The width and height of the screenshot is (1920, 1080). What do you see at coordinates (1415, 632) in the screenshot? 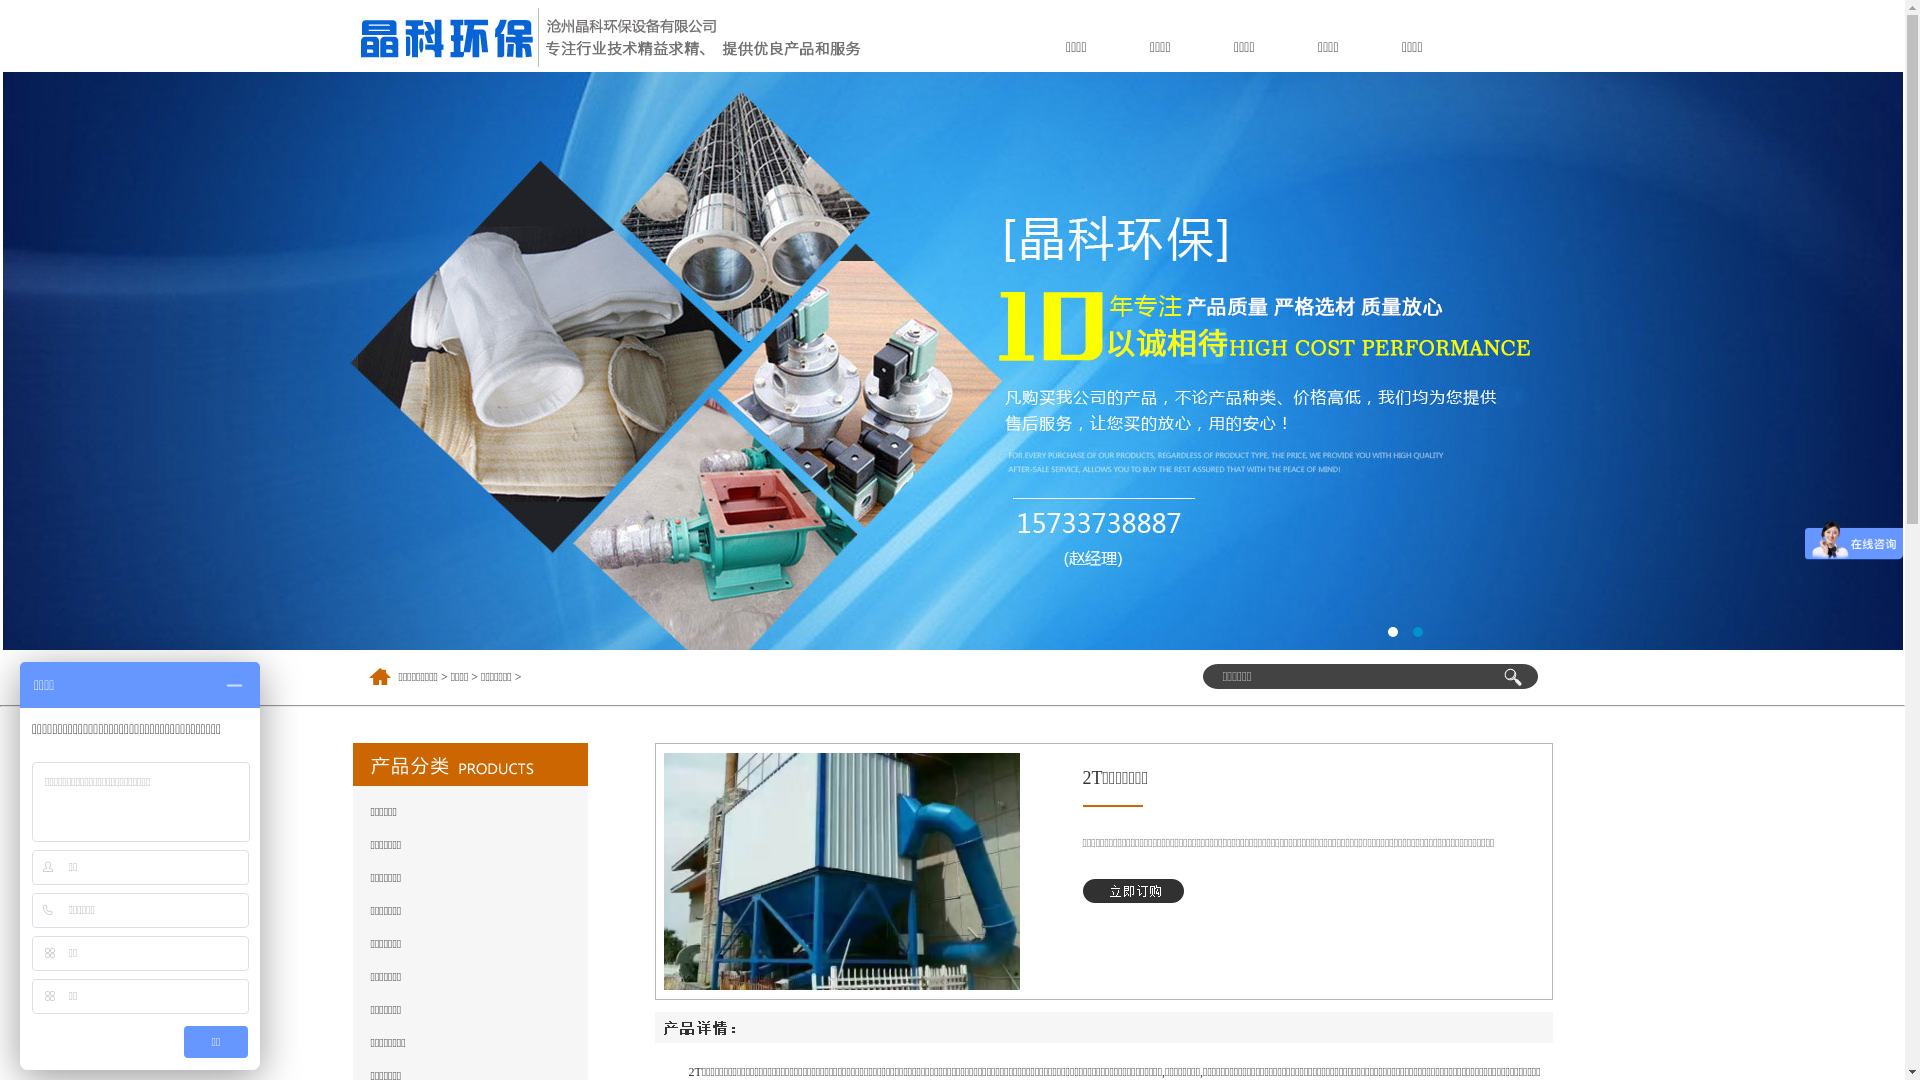
I see `'2'` at bounding box center [1415, 632].